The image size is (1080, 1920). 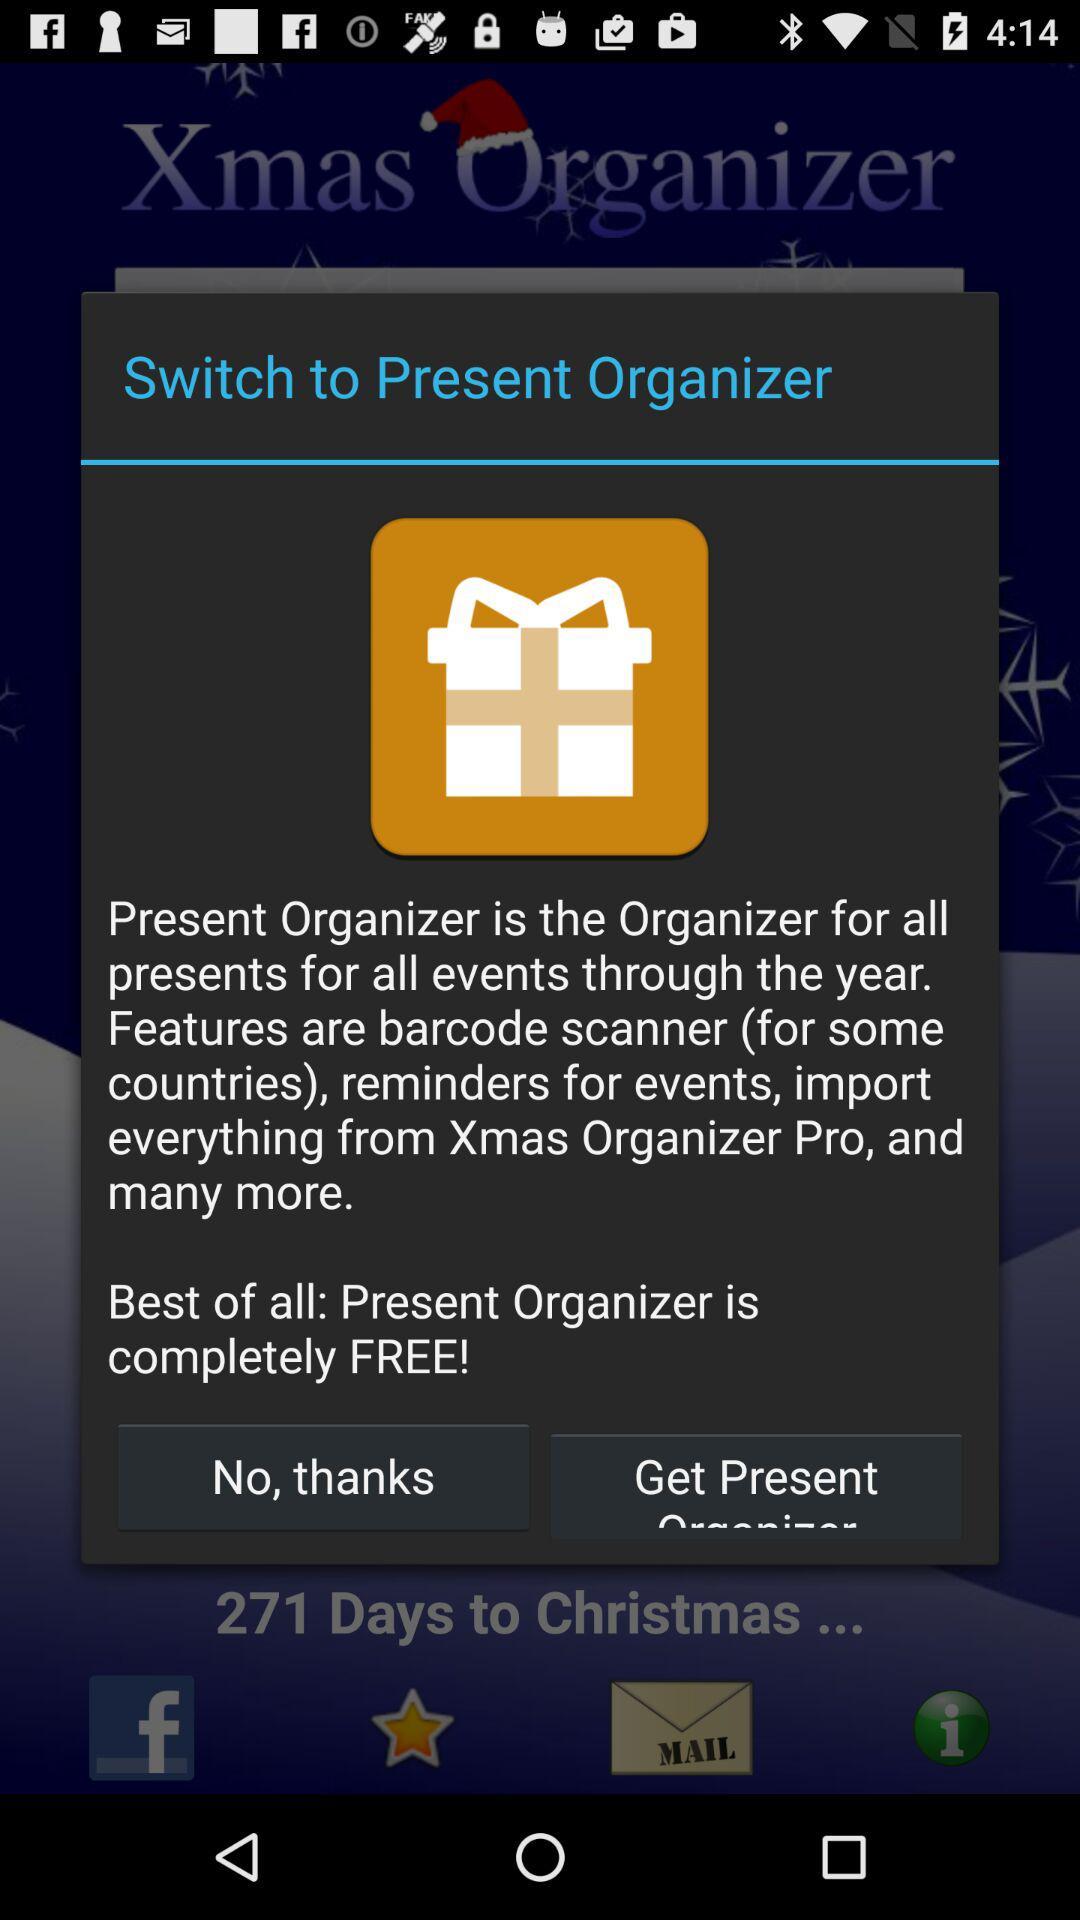 What do you see at coordinates (322, 1475) in the screenshot?
I see `icon at the bottom left corner` at bounding box center [322, 1475].